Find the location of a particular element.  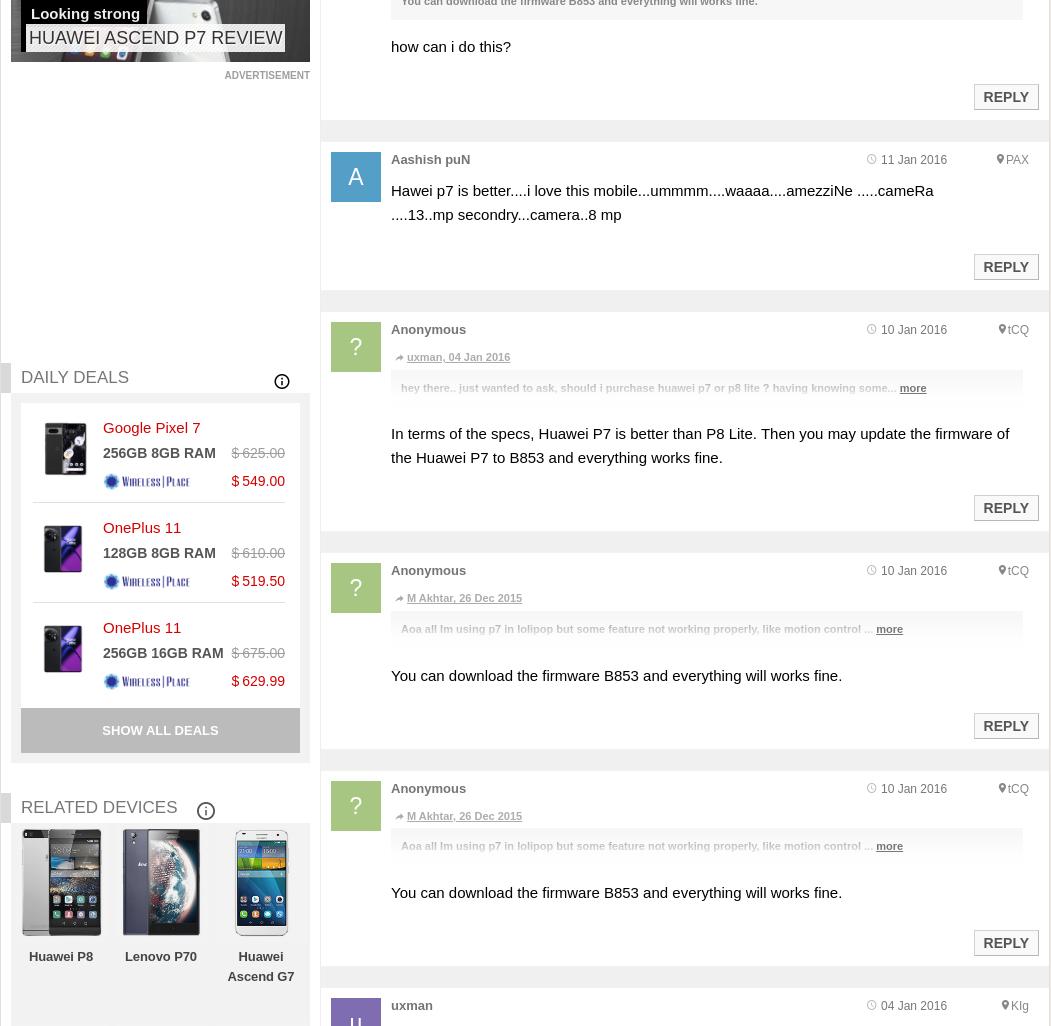

'04 Jan 2016' is located at coordinates (913, 1003).